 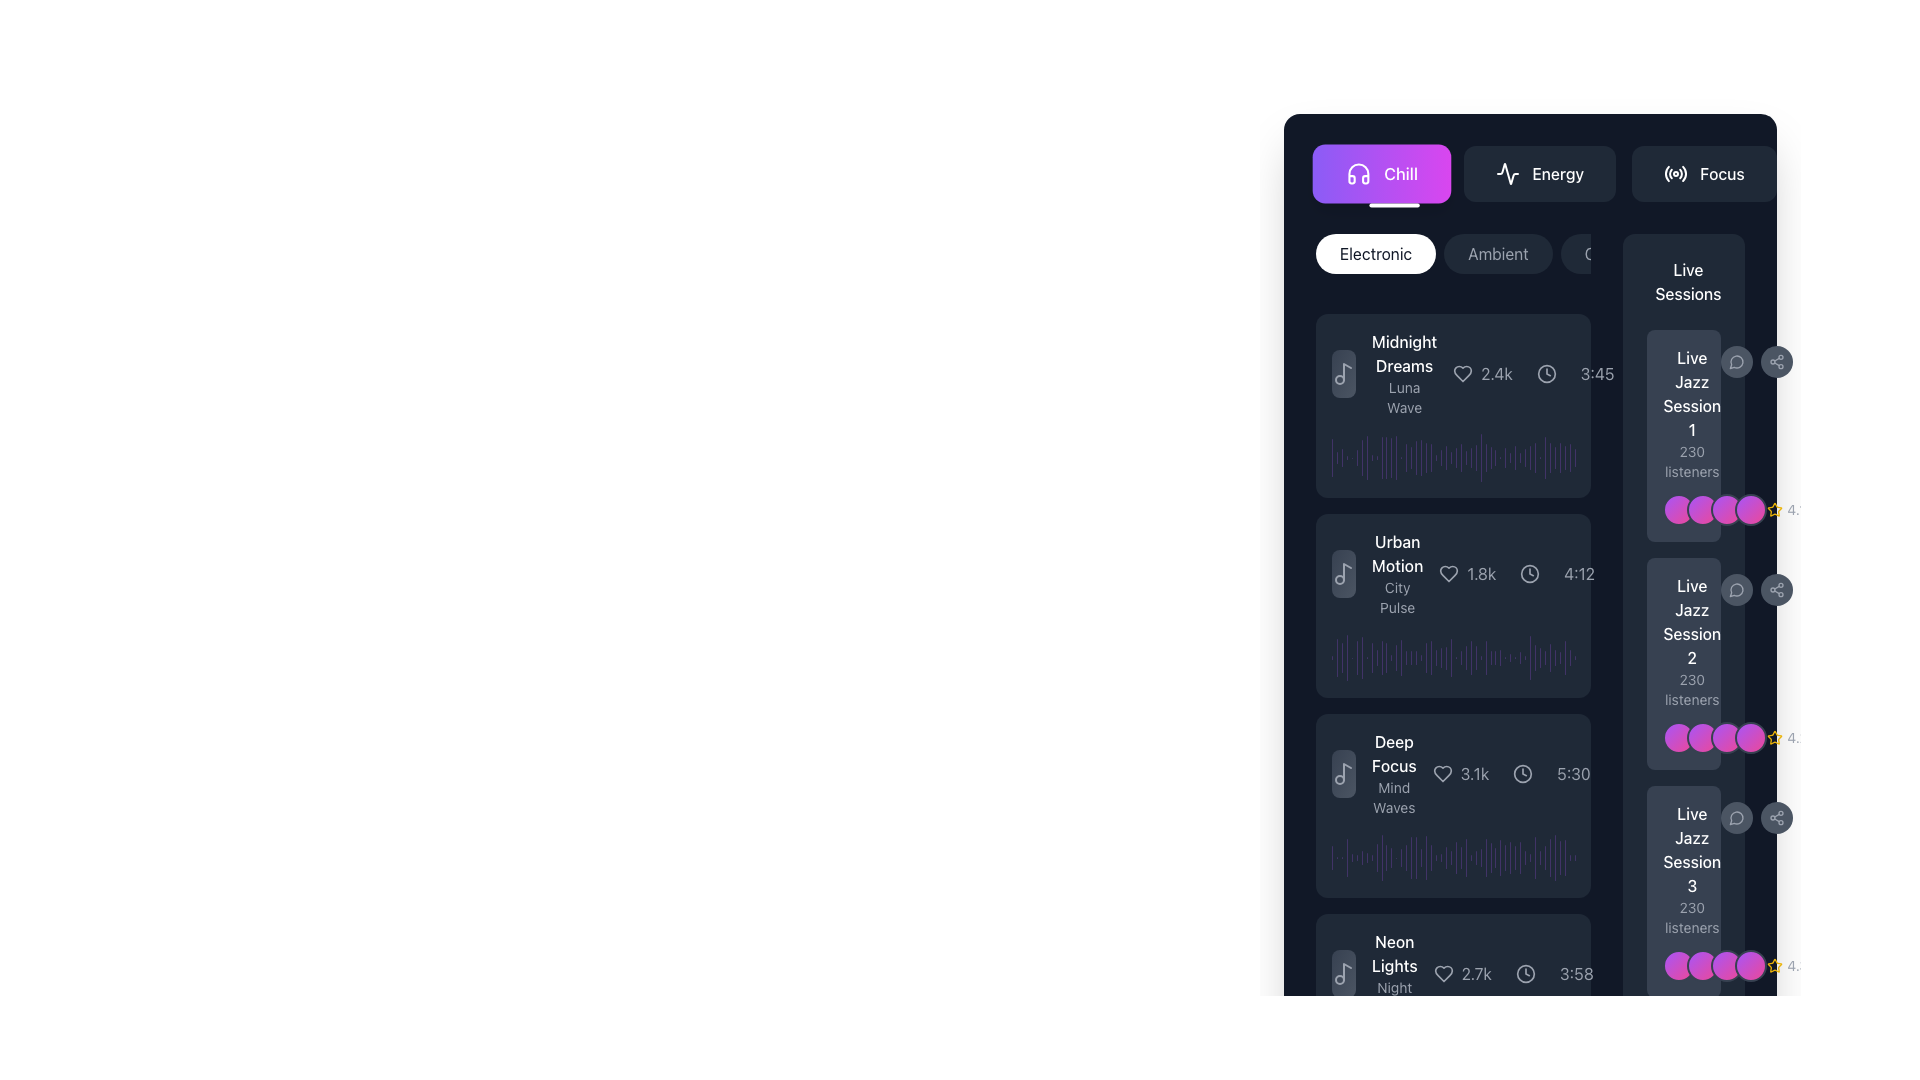 I want to click on the 'Focus' button, which is a horizontally rectangular button with rounded corners, dark gray background, and the text 'Focus' in white font, located at the rightmost end of a row of buttons, so click(x=1703, y=172).